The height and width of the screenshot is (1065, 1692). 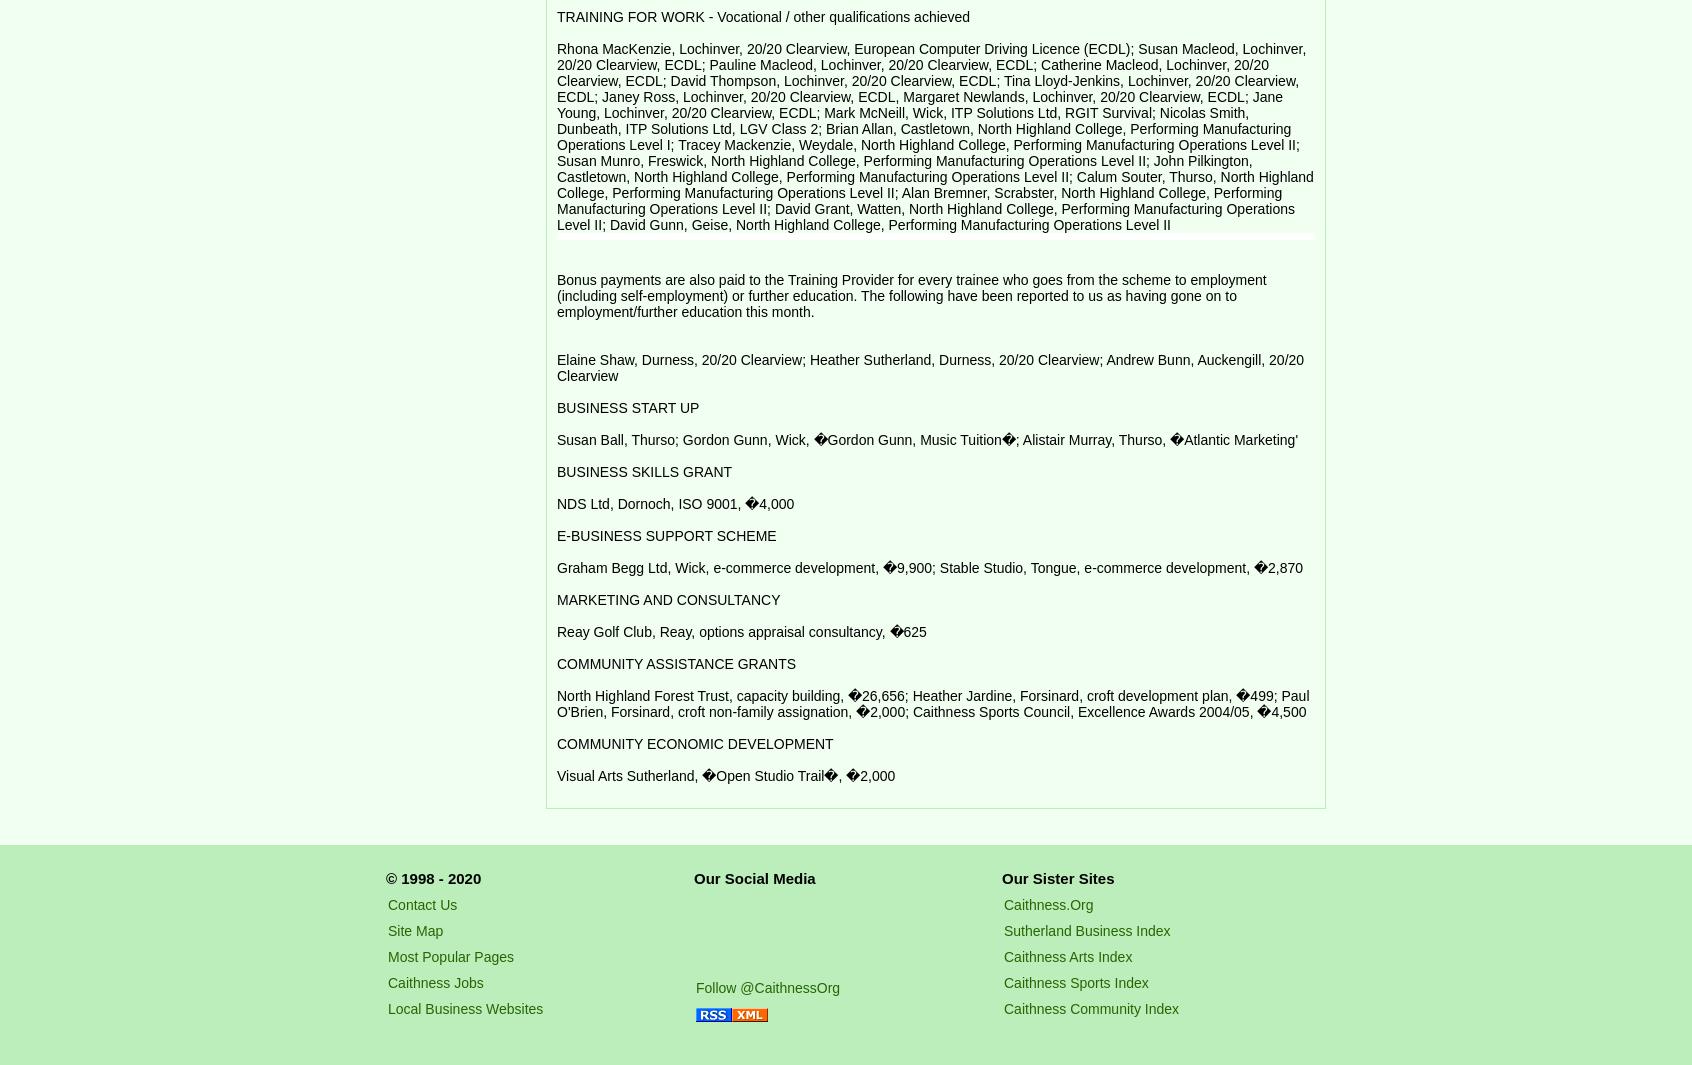 I want to click on 'Caithness Arts Index', so click(x=1003, y=956).